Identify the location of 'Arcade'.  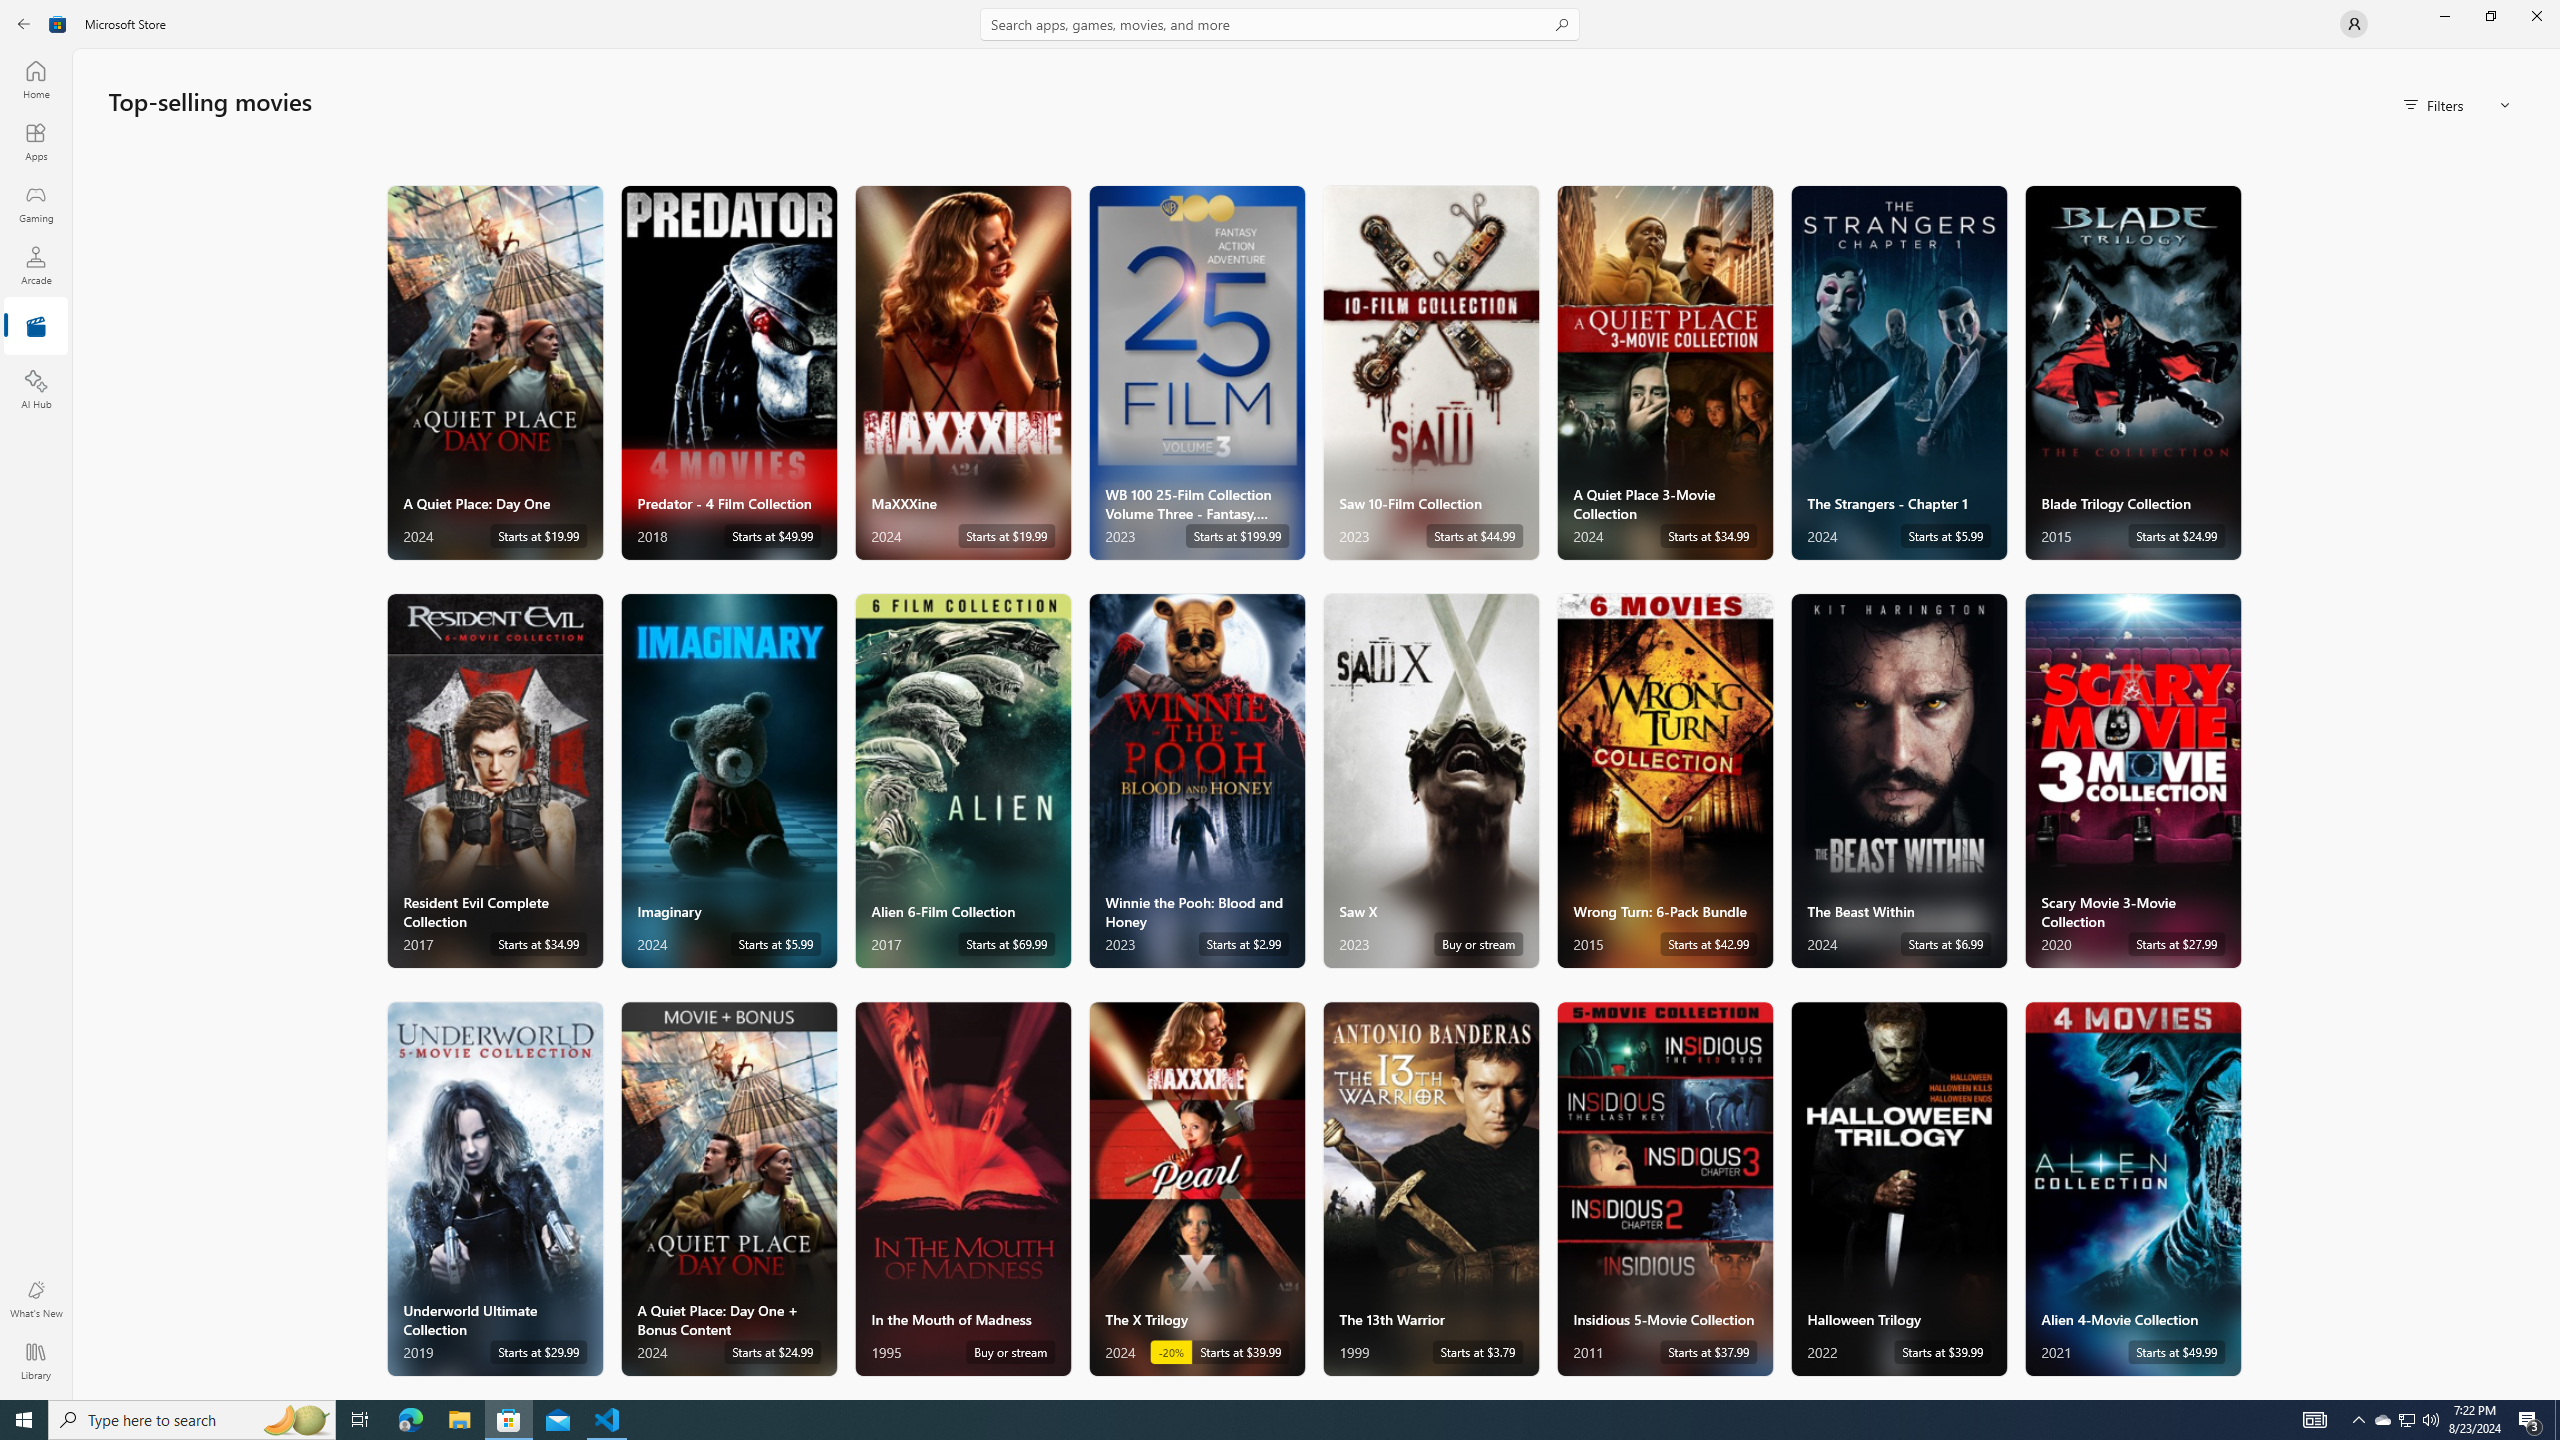
(34, 264).